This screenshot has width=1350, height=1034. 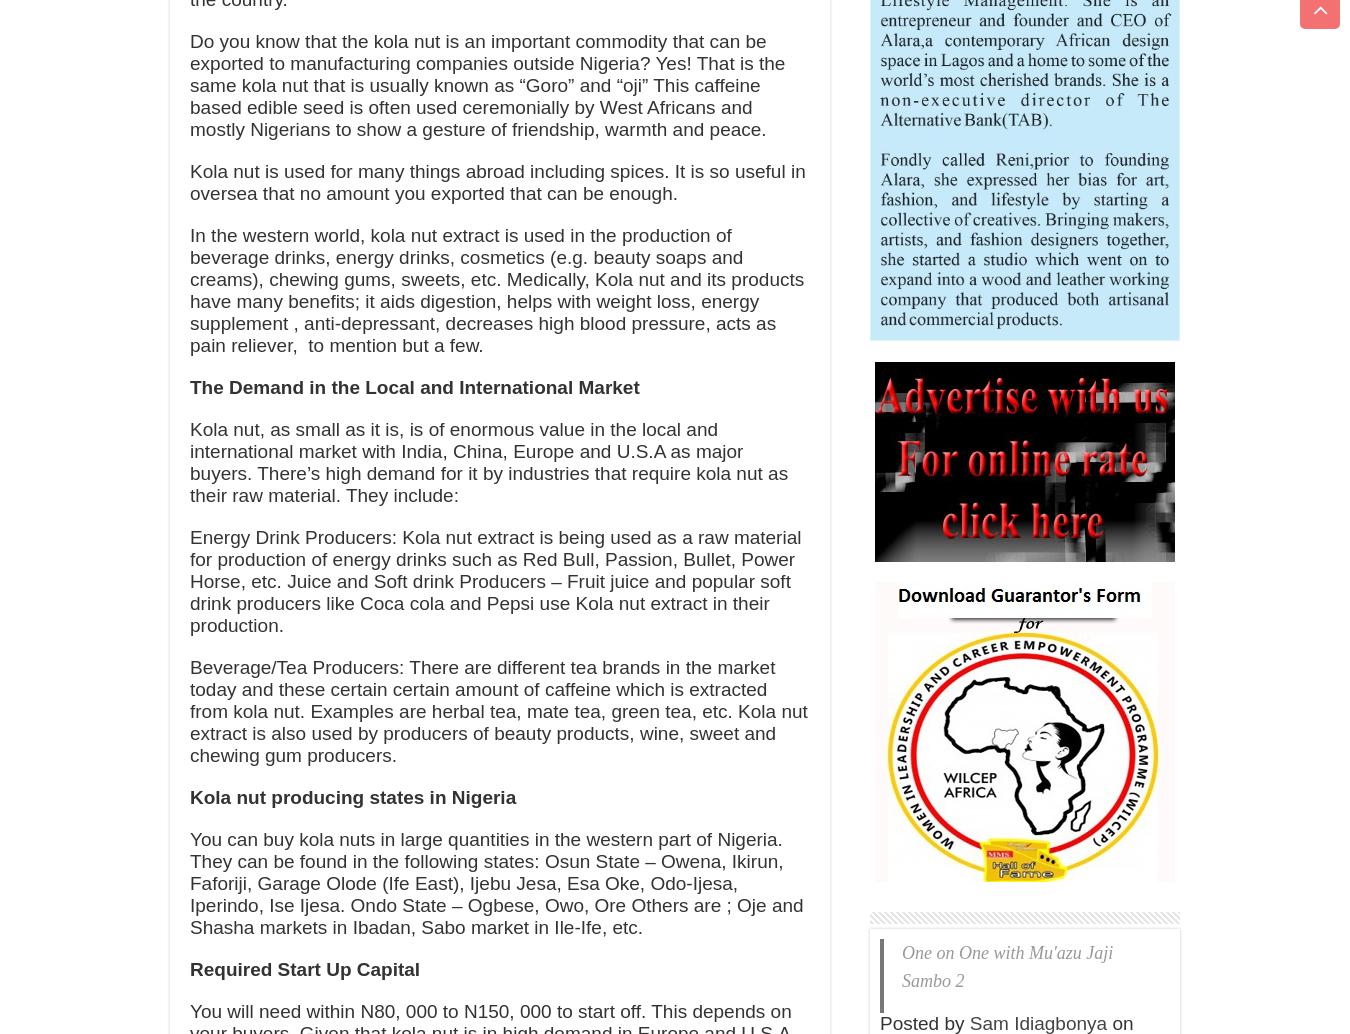 I want to click on 'Energy Drink Producers: Kola nut extract is being used as a raw material for production of energy drinks such as Red Bull, Passion, Bullet, Power Horse, etc. Juice and Soft drink Producers – Fruit juice and popular soft drink producers like Coca cola and Pepsi use Kola nut extract in their production.', so click(x=494, y=581).